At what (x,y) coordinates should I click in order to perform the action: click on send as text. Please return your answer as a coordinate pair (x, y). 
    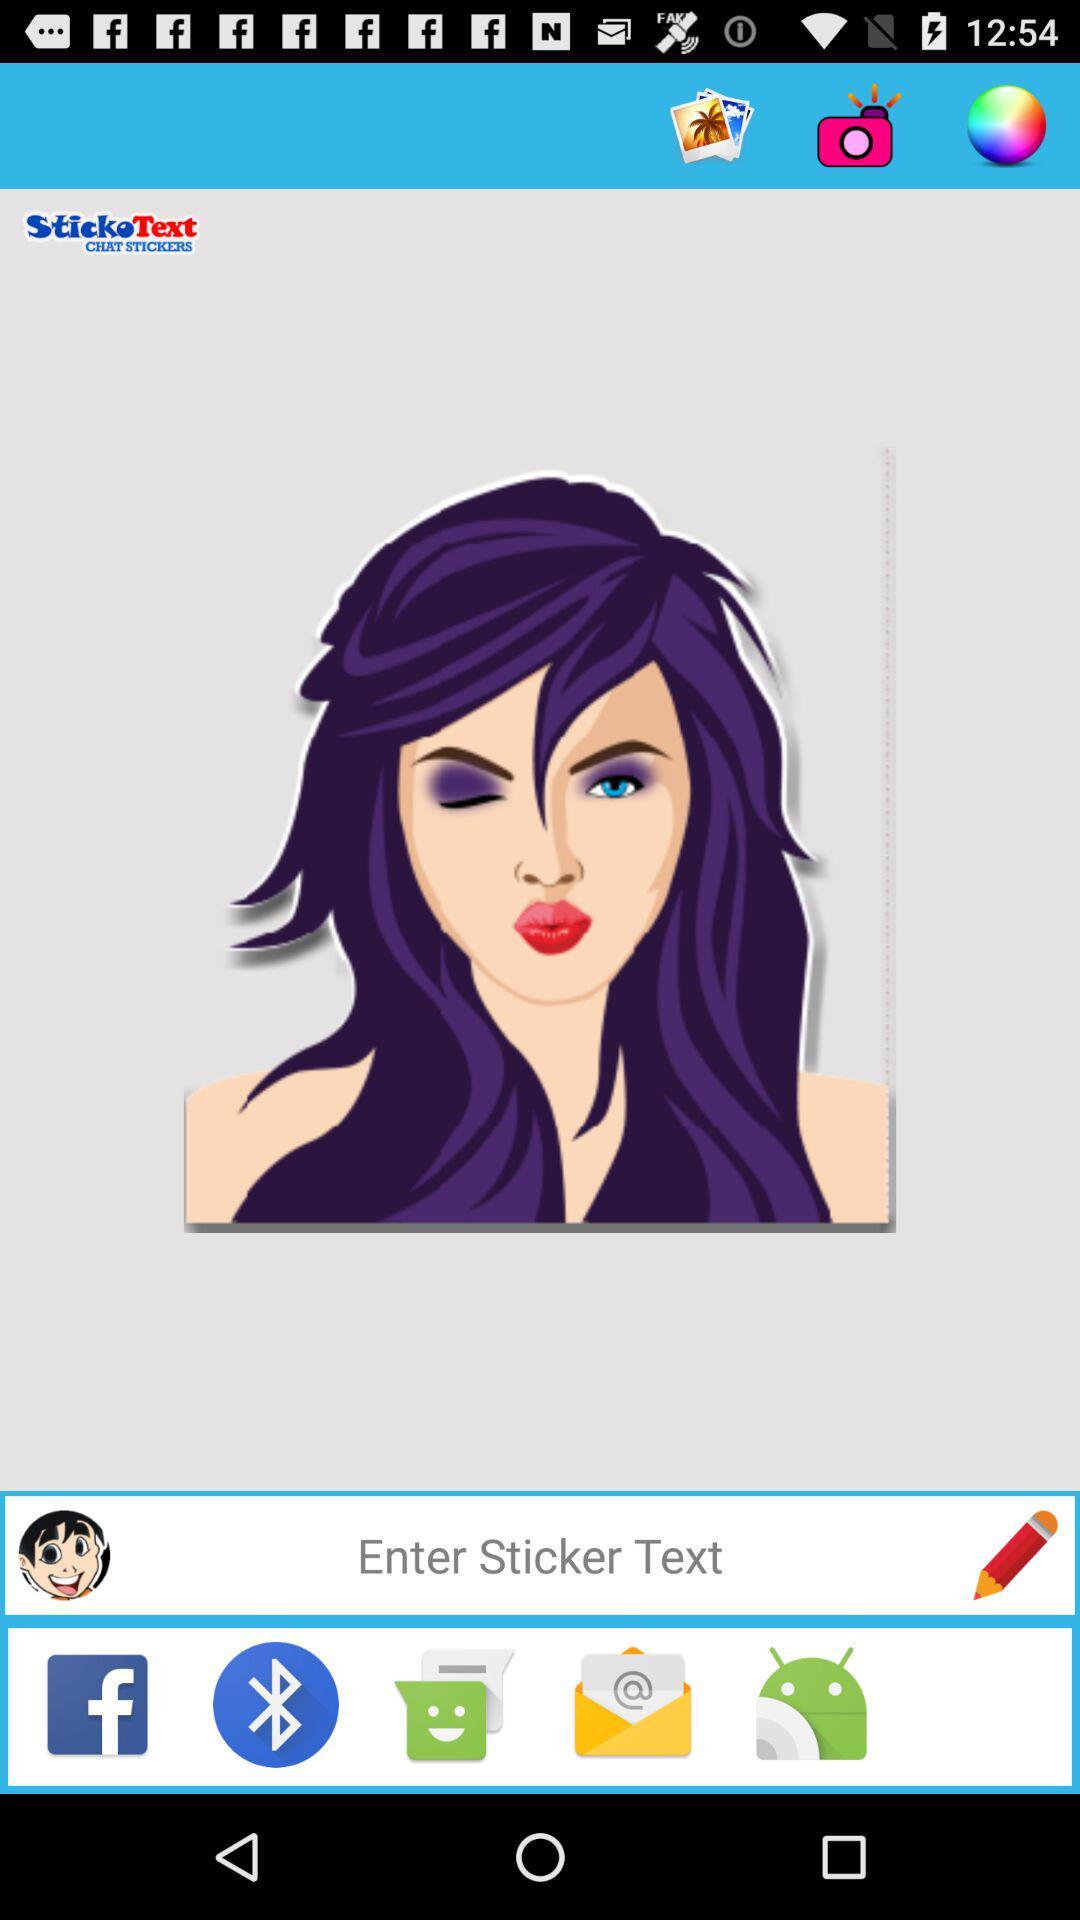
    Looking at the image, I should click on (454, 1703).